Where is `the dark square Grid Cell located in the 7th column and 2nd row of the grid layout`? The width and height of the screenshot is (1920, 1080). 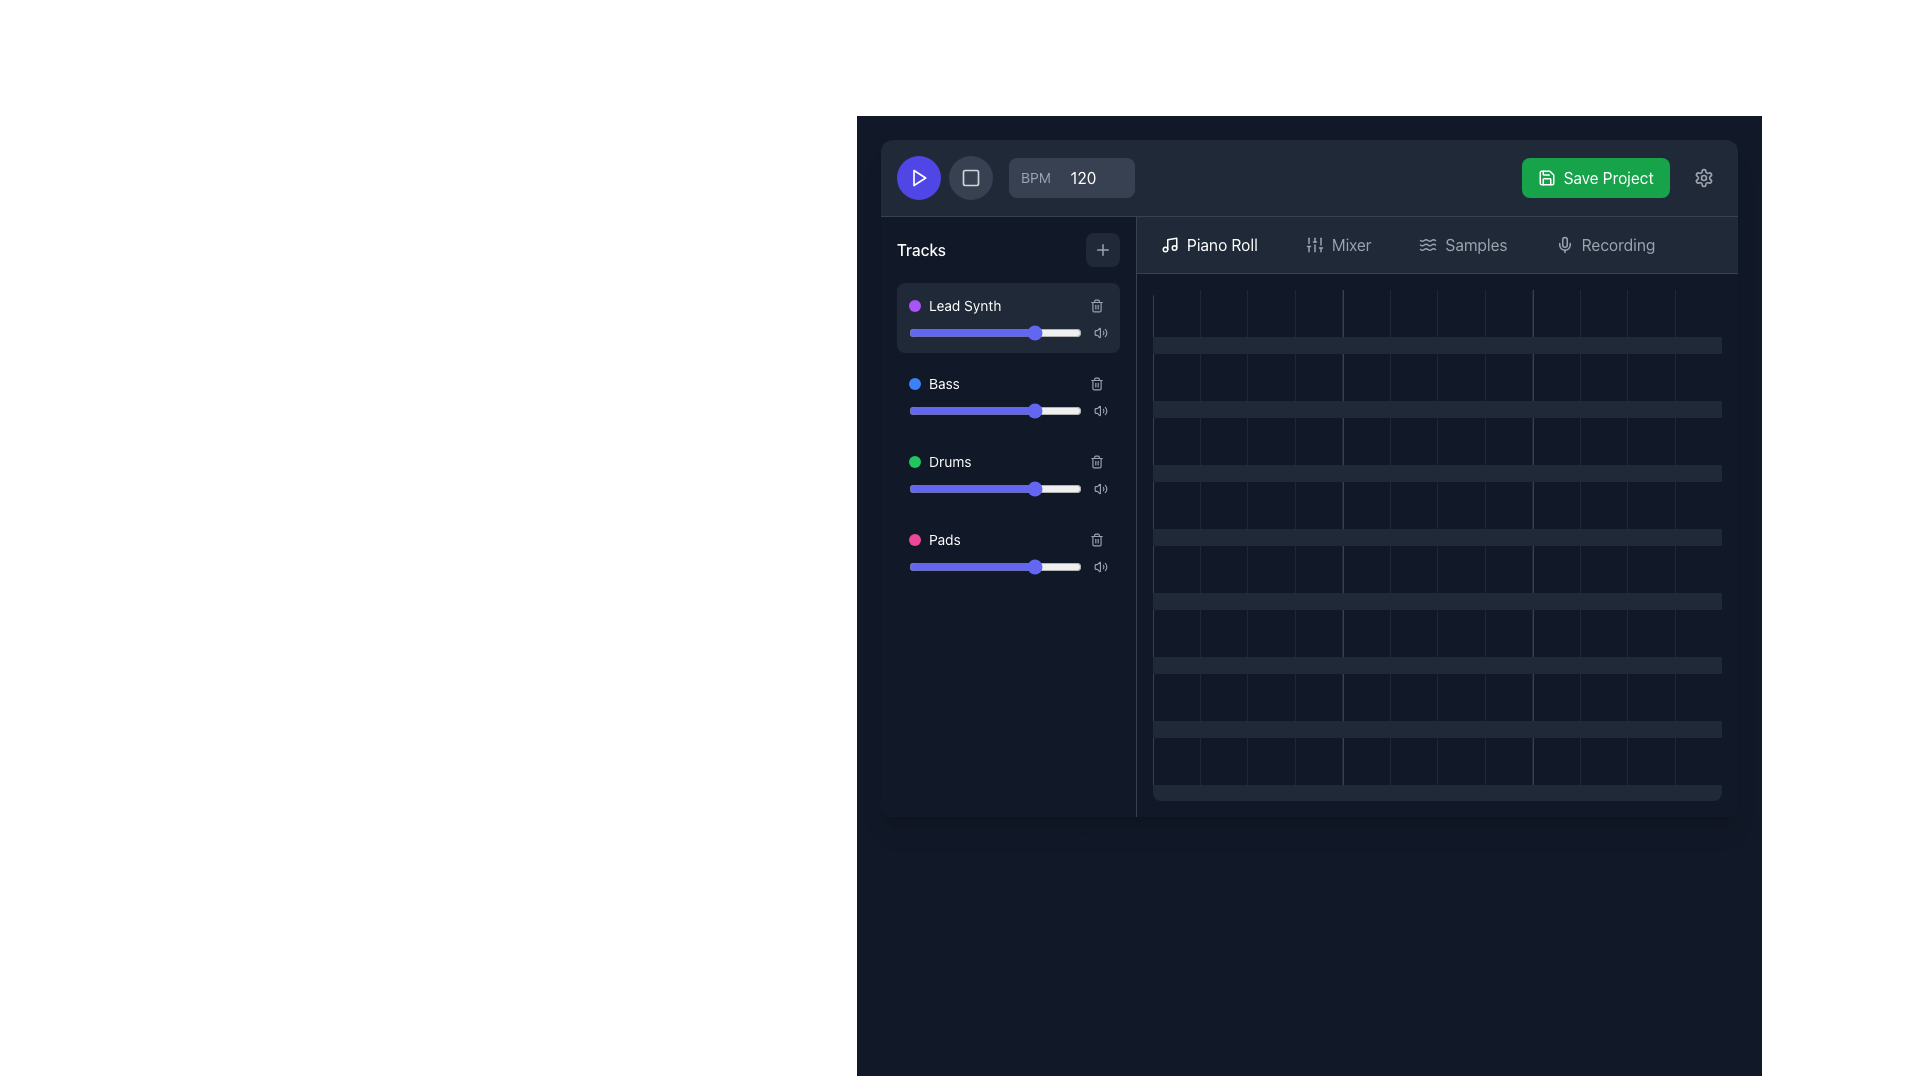 the dark square Grid Cell located in the 7th column and 2nd row of the grid layout is located at coordinates (1461, 377).